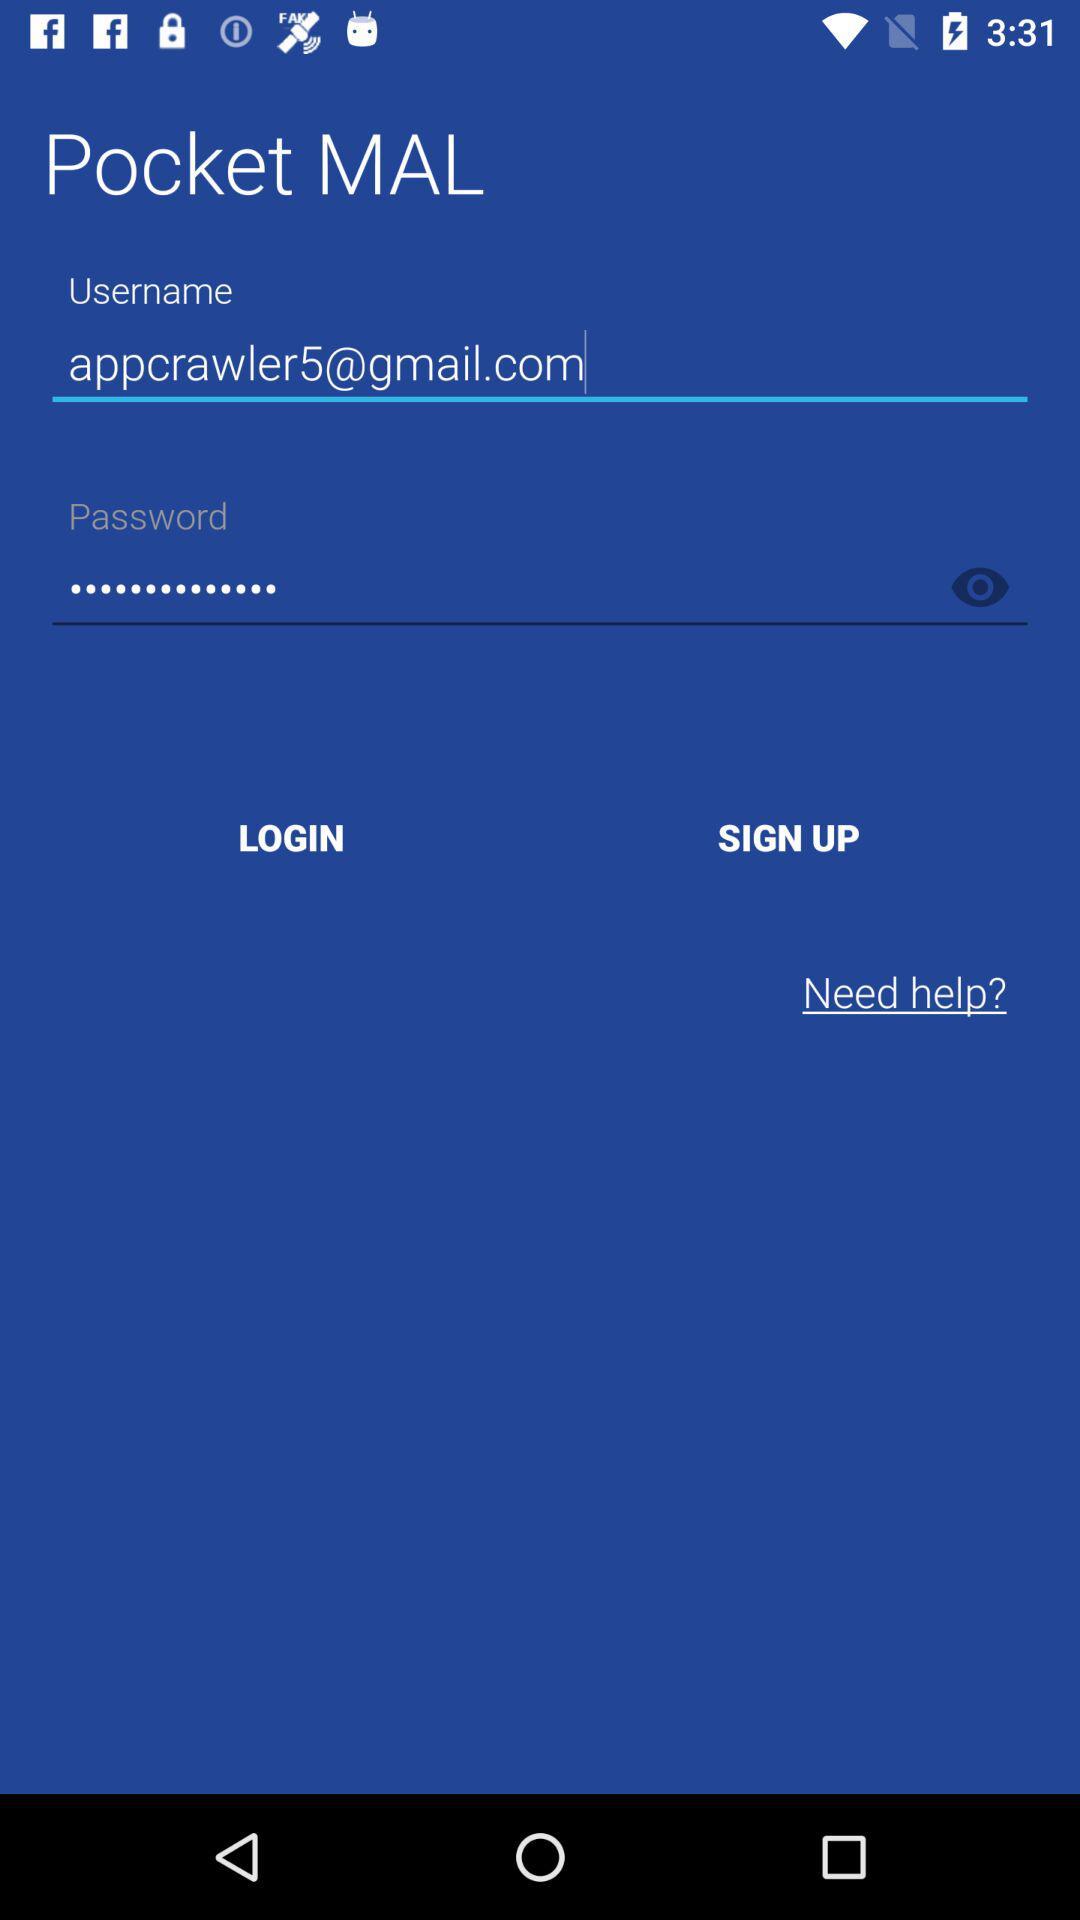 This screenshot has height=1920, width=1080. Describe the element at coordinates (979, 586) in the screenshot. I see `show password` at that location.